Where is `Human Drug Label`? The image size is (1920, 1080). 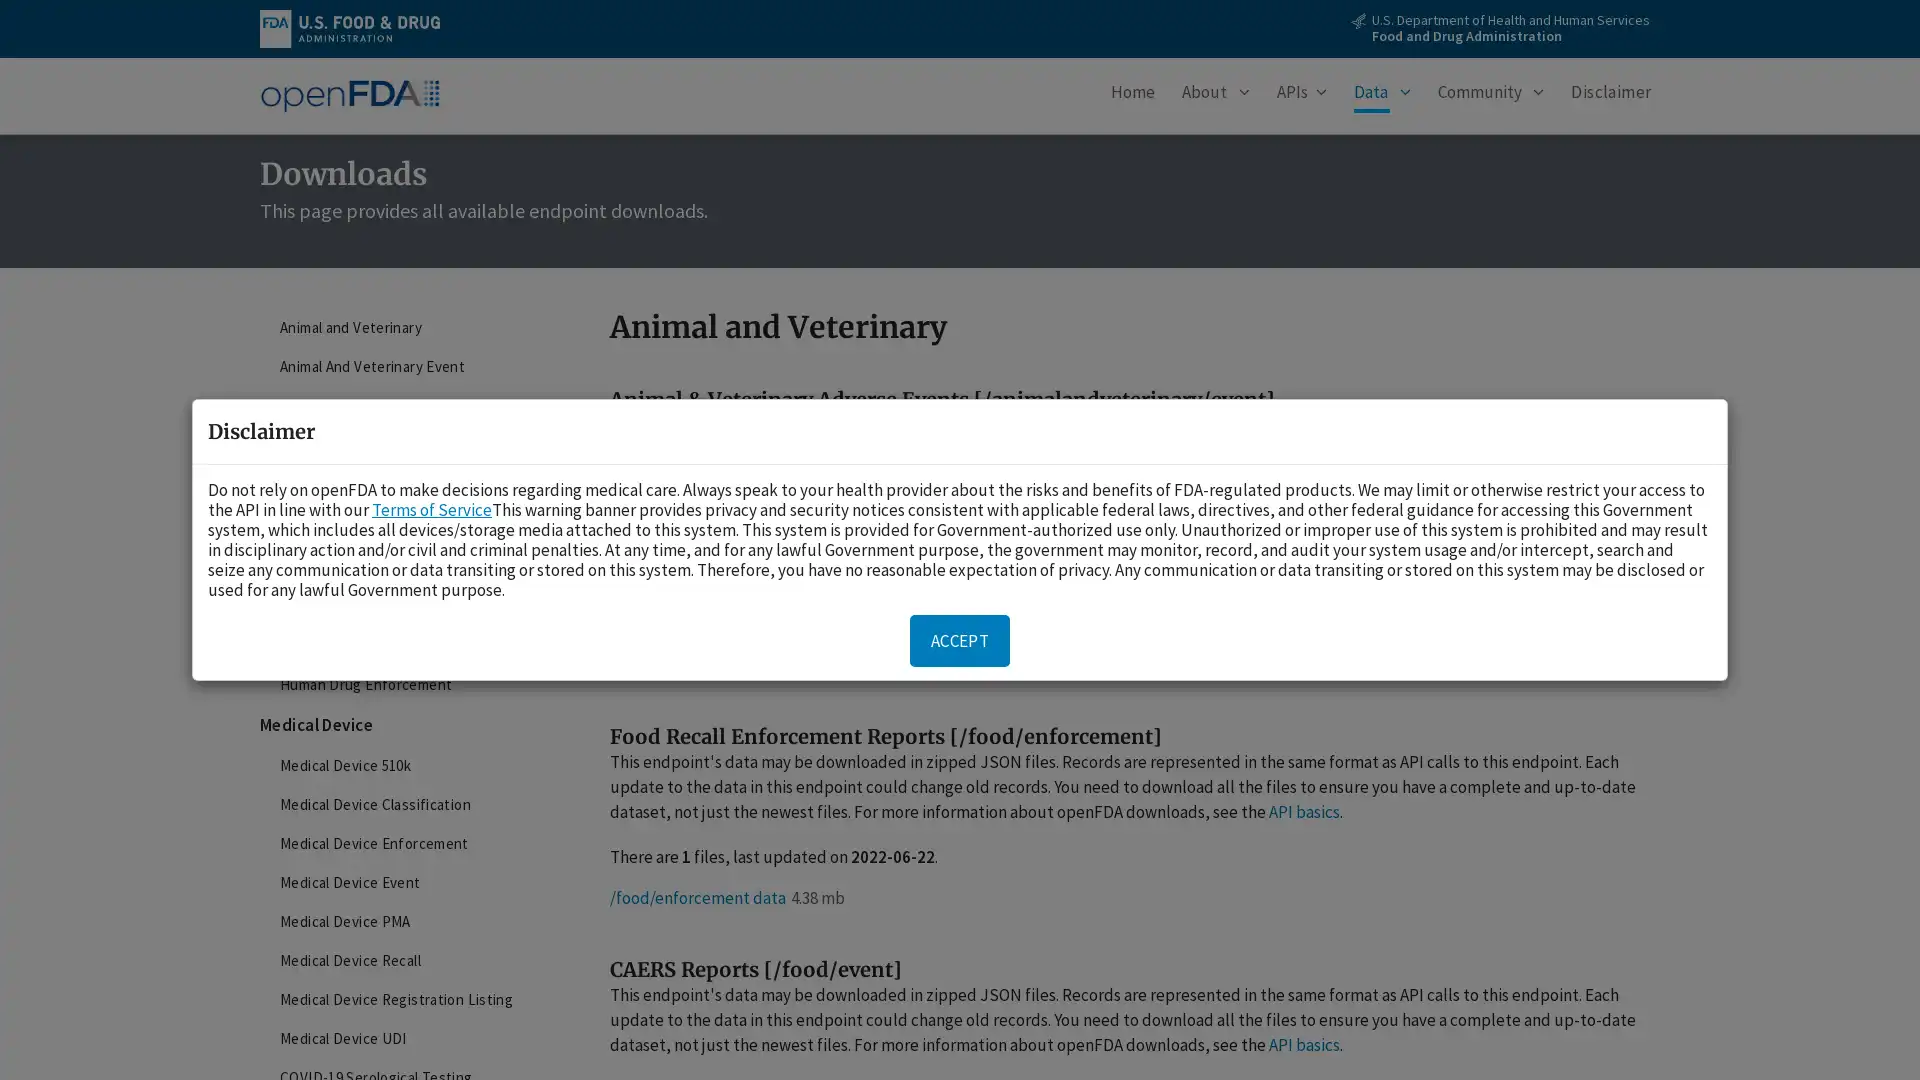
Human Drug Label is located at coordinates (408, 605).